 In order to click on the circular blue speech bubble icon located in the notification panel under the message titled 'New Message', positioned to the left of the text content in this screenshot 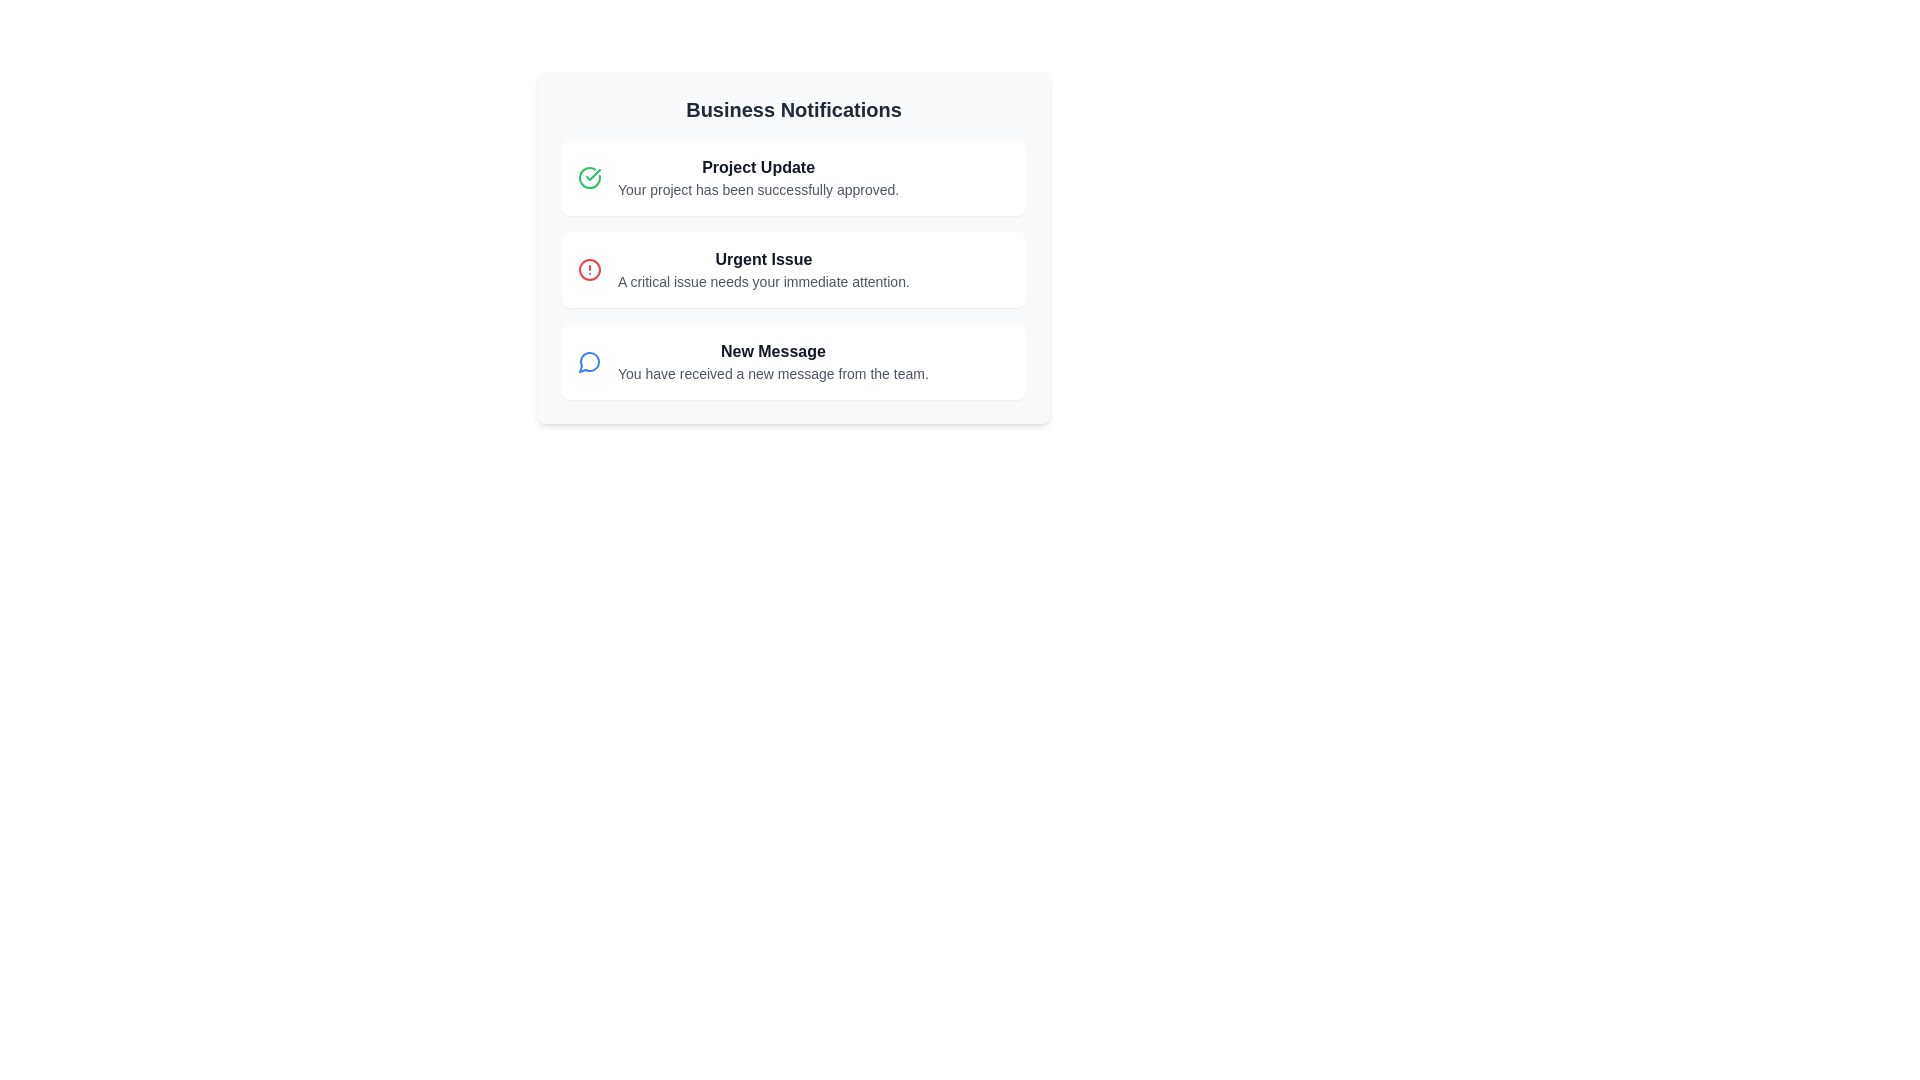, I will do `click(588, 362)`.